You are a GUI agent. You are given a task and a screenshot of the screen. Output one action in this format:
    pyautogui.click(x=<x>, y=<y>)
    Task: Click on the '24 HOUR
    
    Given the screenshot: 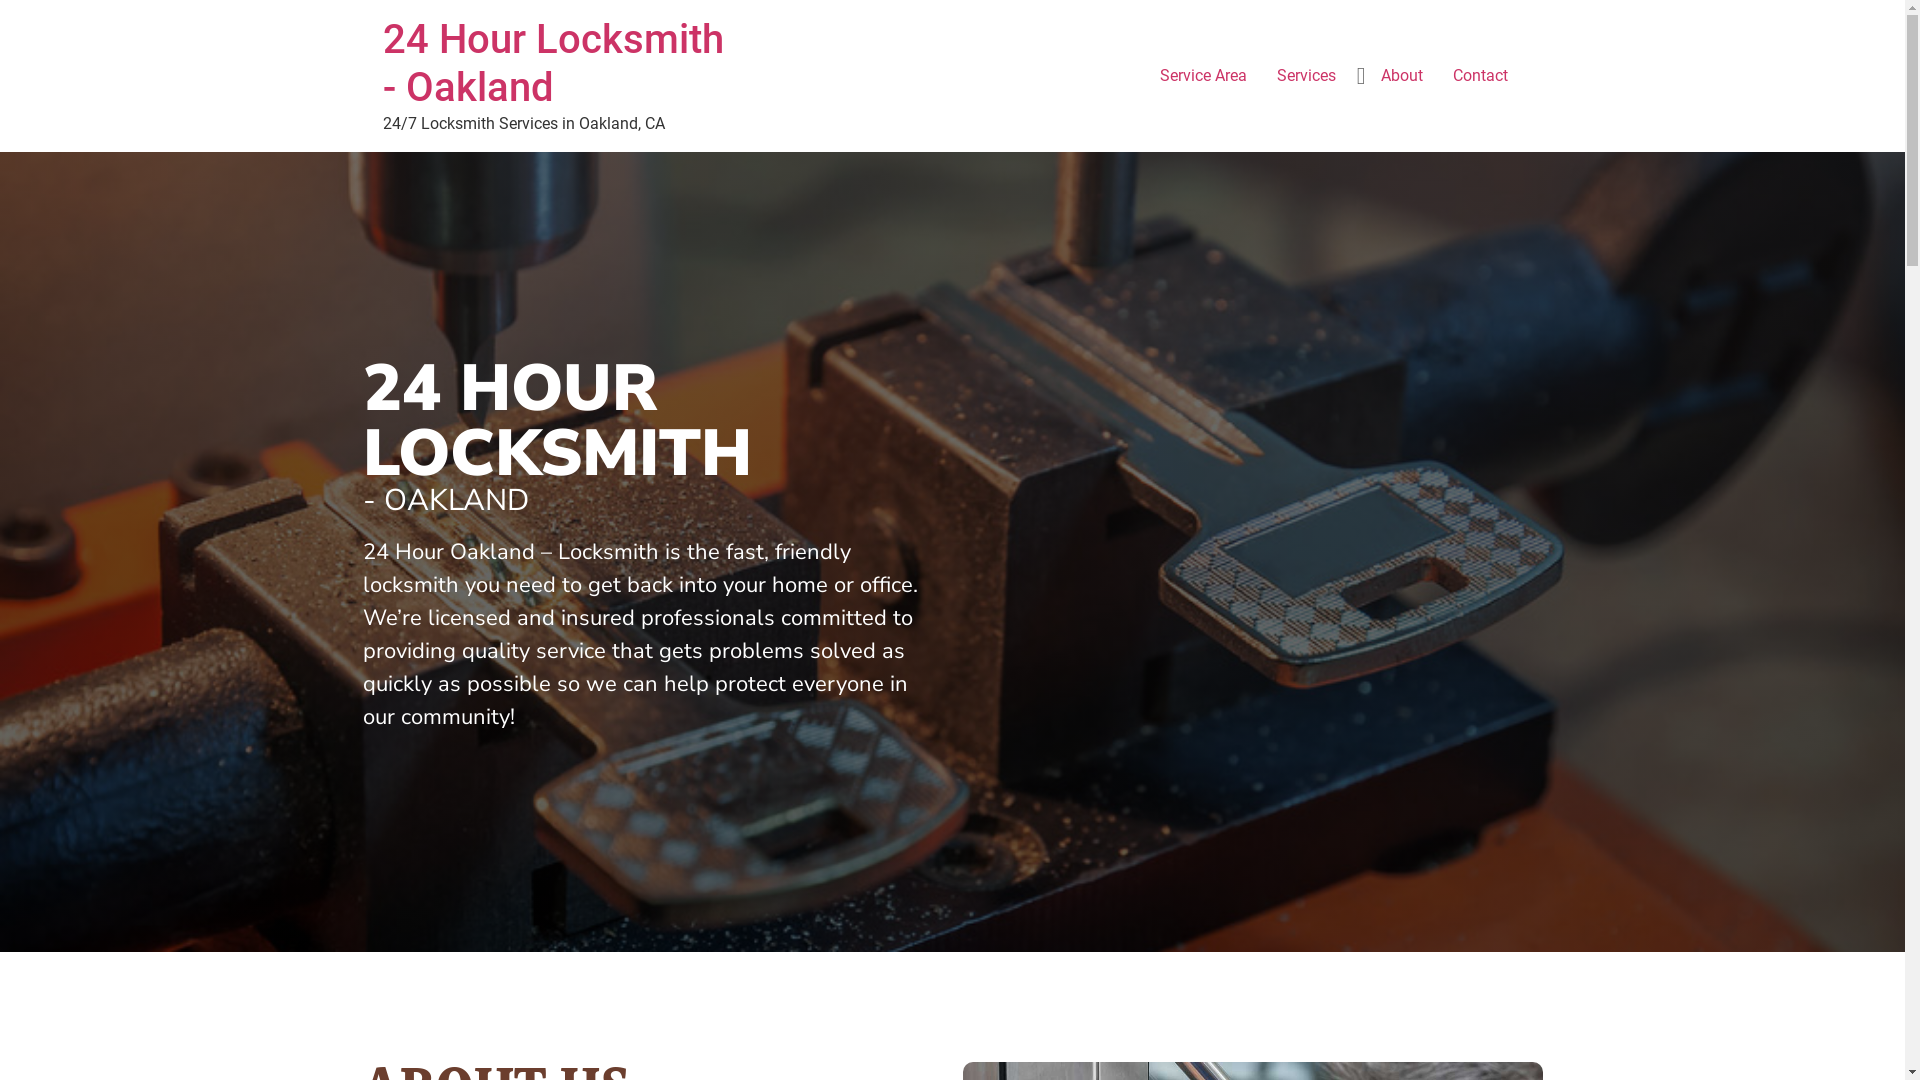 What is the action you would take?
    pyautogui.click(x=361, y=419)
    